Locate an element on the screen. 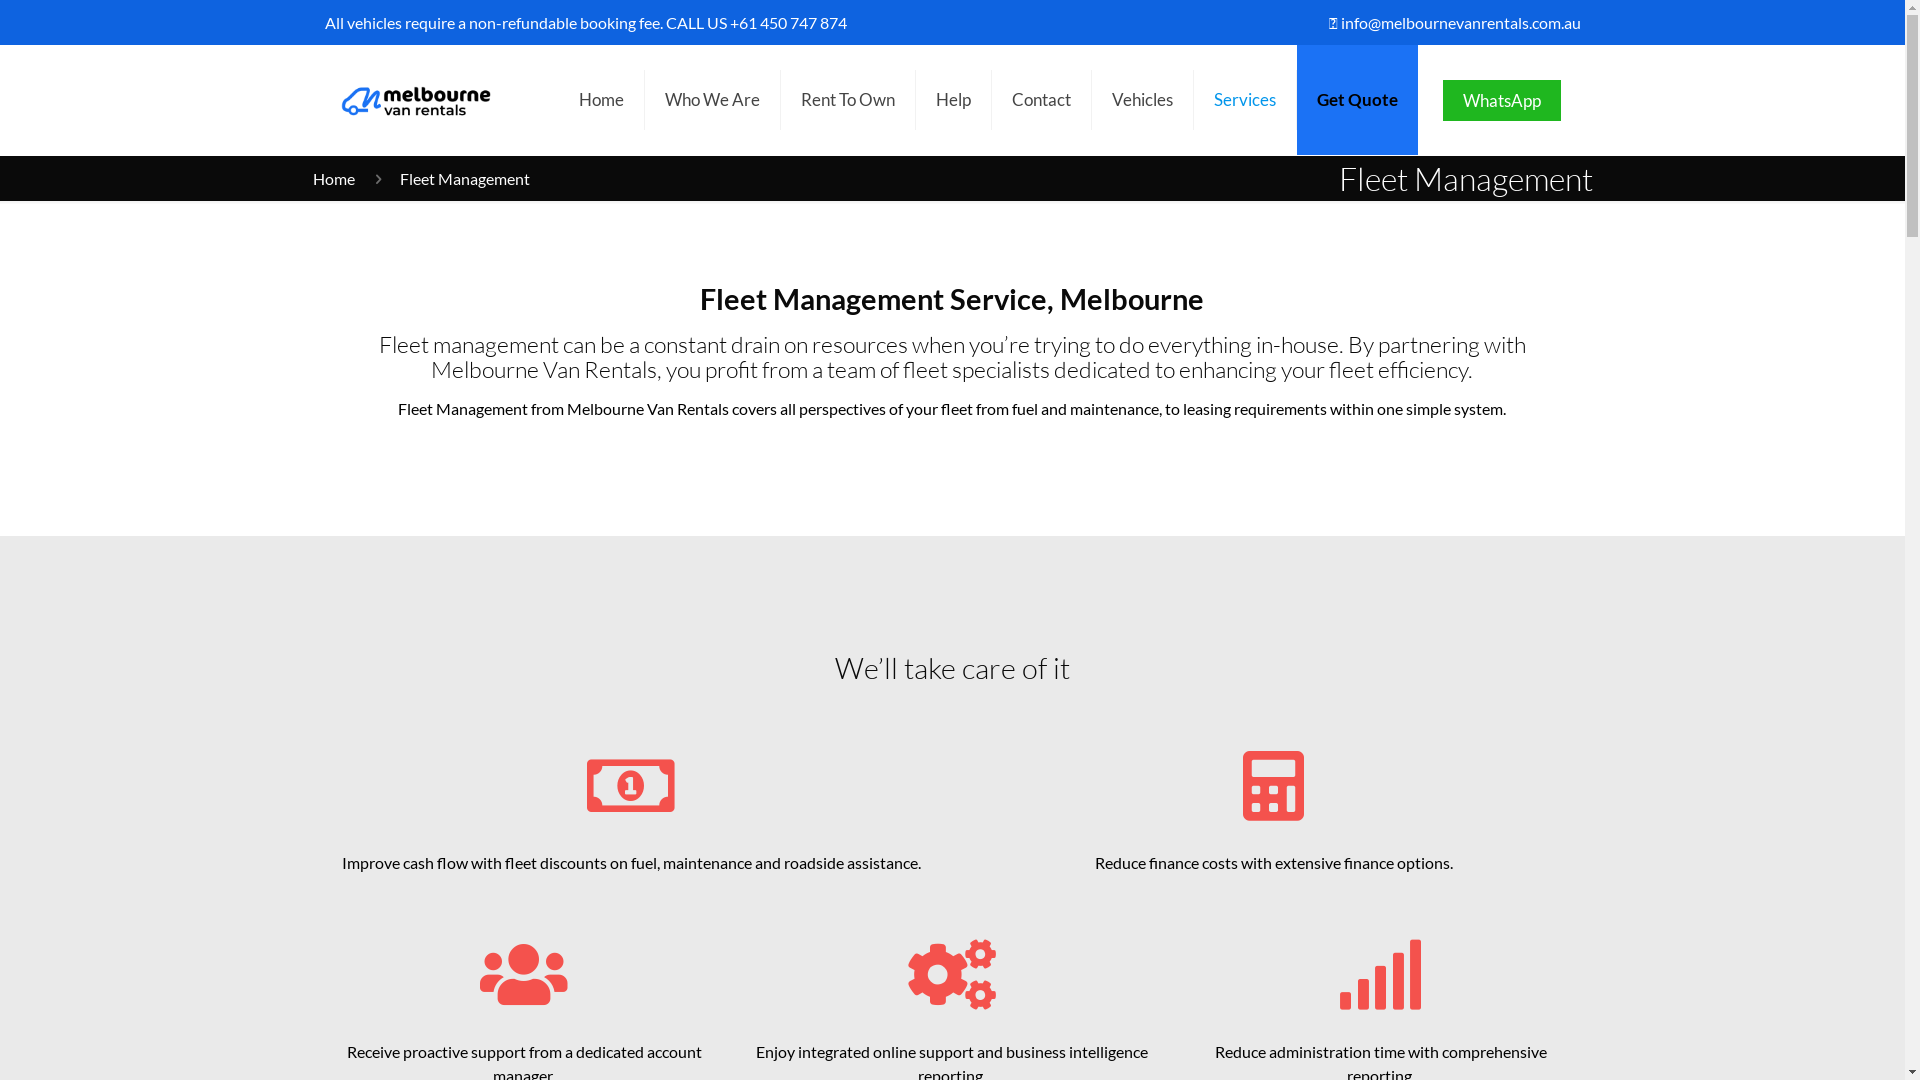 The width and height of the screenshot is (1920, 1080). '+61 450 747 874' is located at coordinates (787, 22).